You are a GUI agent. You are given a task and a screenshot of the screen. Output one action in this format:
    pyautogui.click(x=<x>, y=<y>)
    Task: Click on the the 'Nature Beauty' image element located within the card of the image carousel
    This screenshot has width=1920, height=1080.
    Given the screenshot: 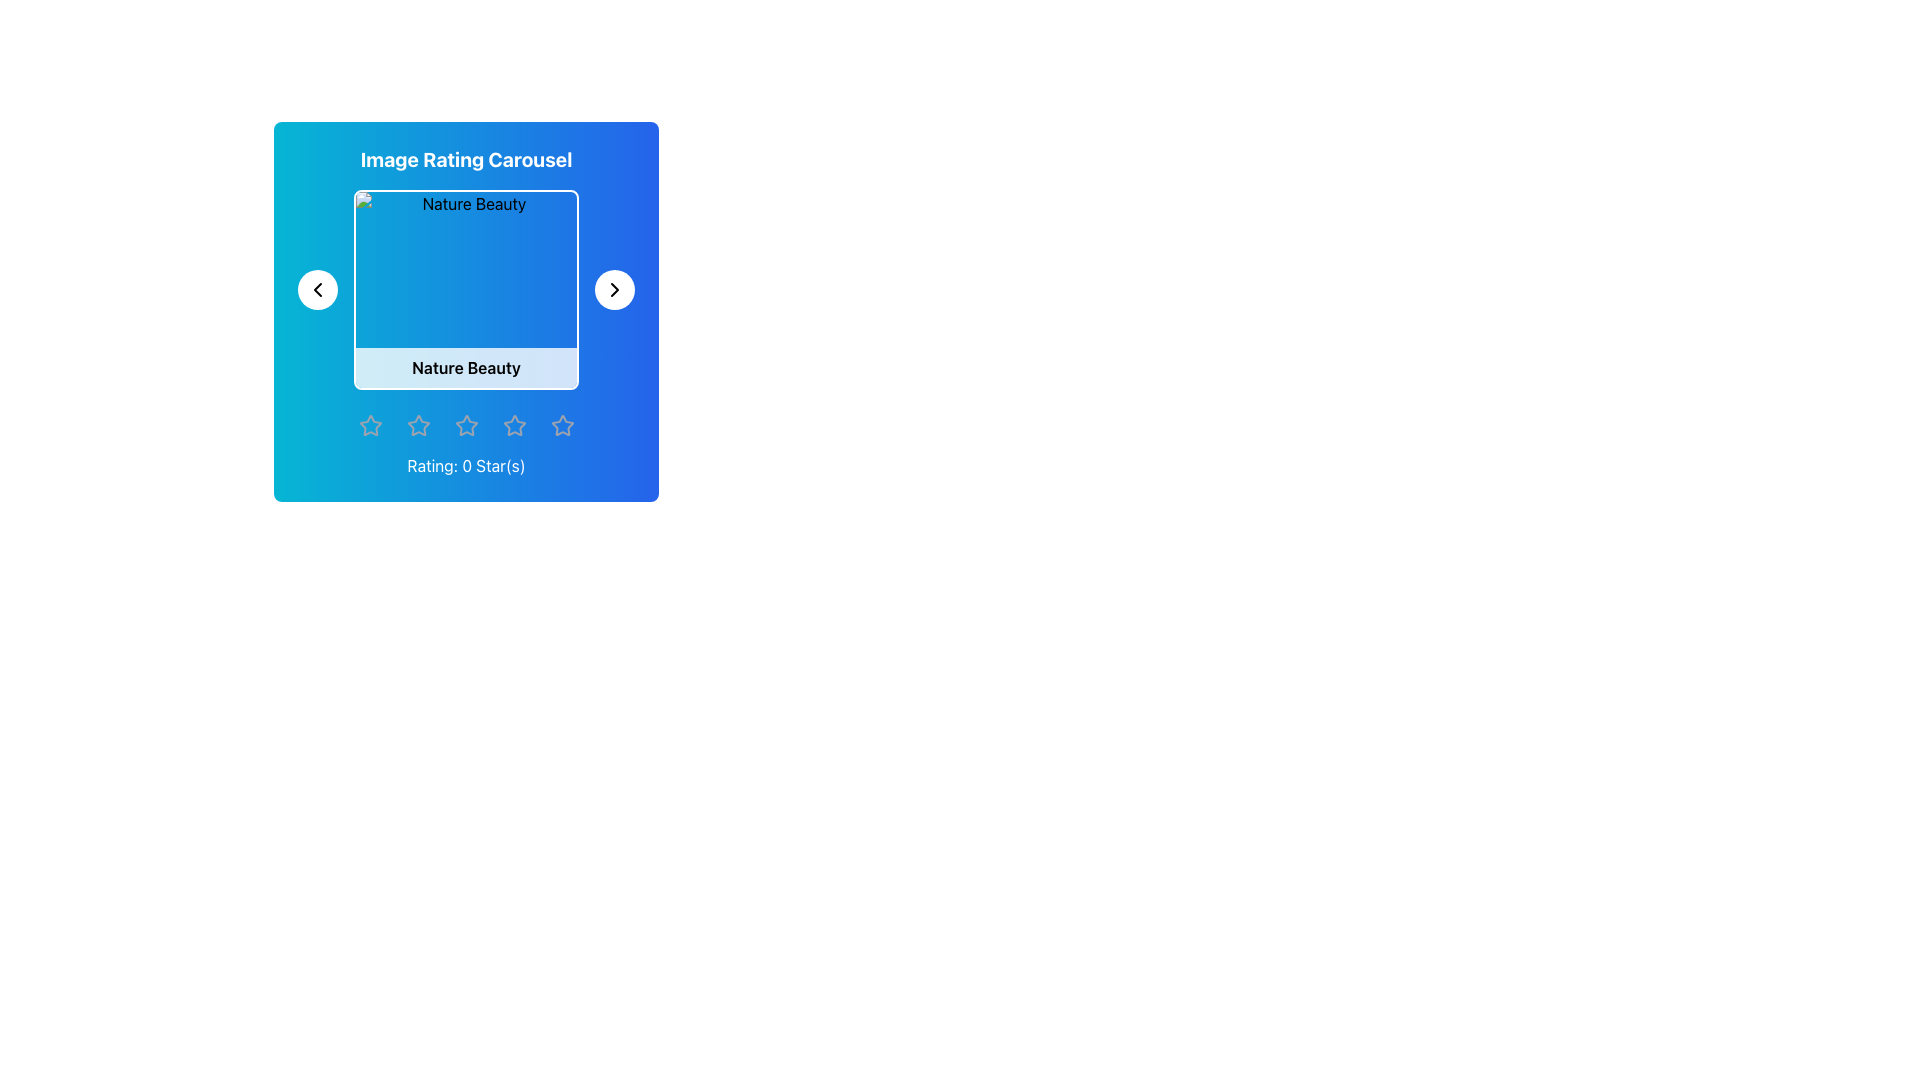 What is the action you would take?
    pyautogui.click(x=465, y=289)
    